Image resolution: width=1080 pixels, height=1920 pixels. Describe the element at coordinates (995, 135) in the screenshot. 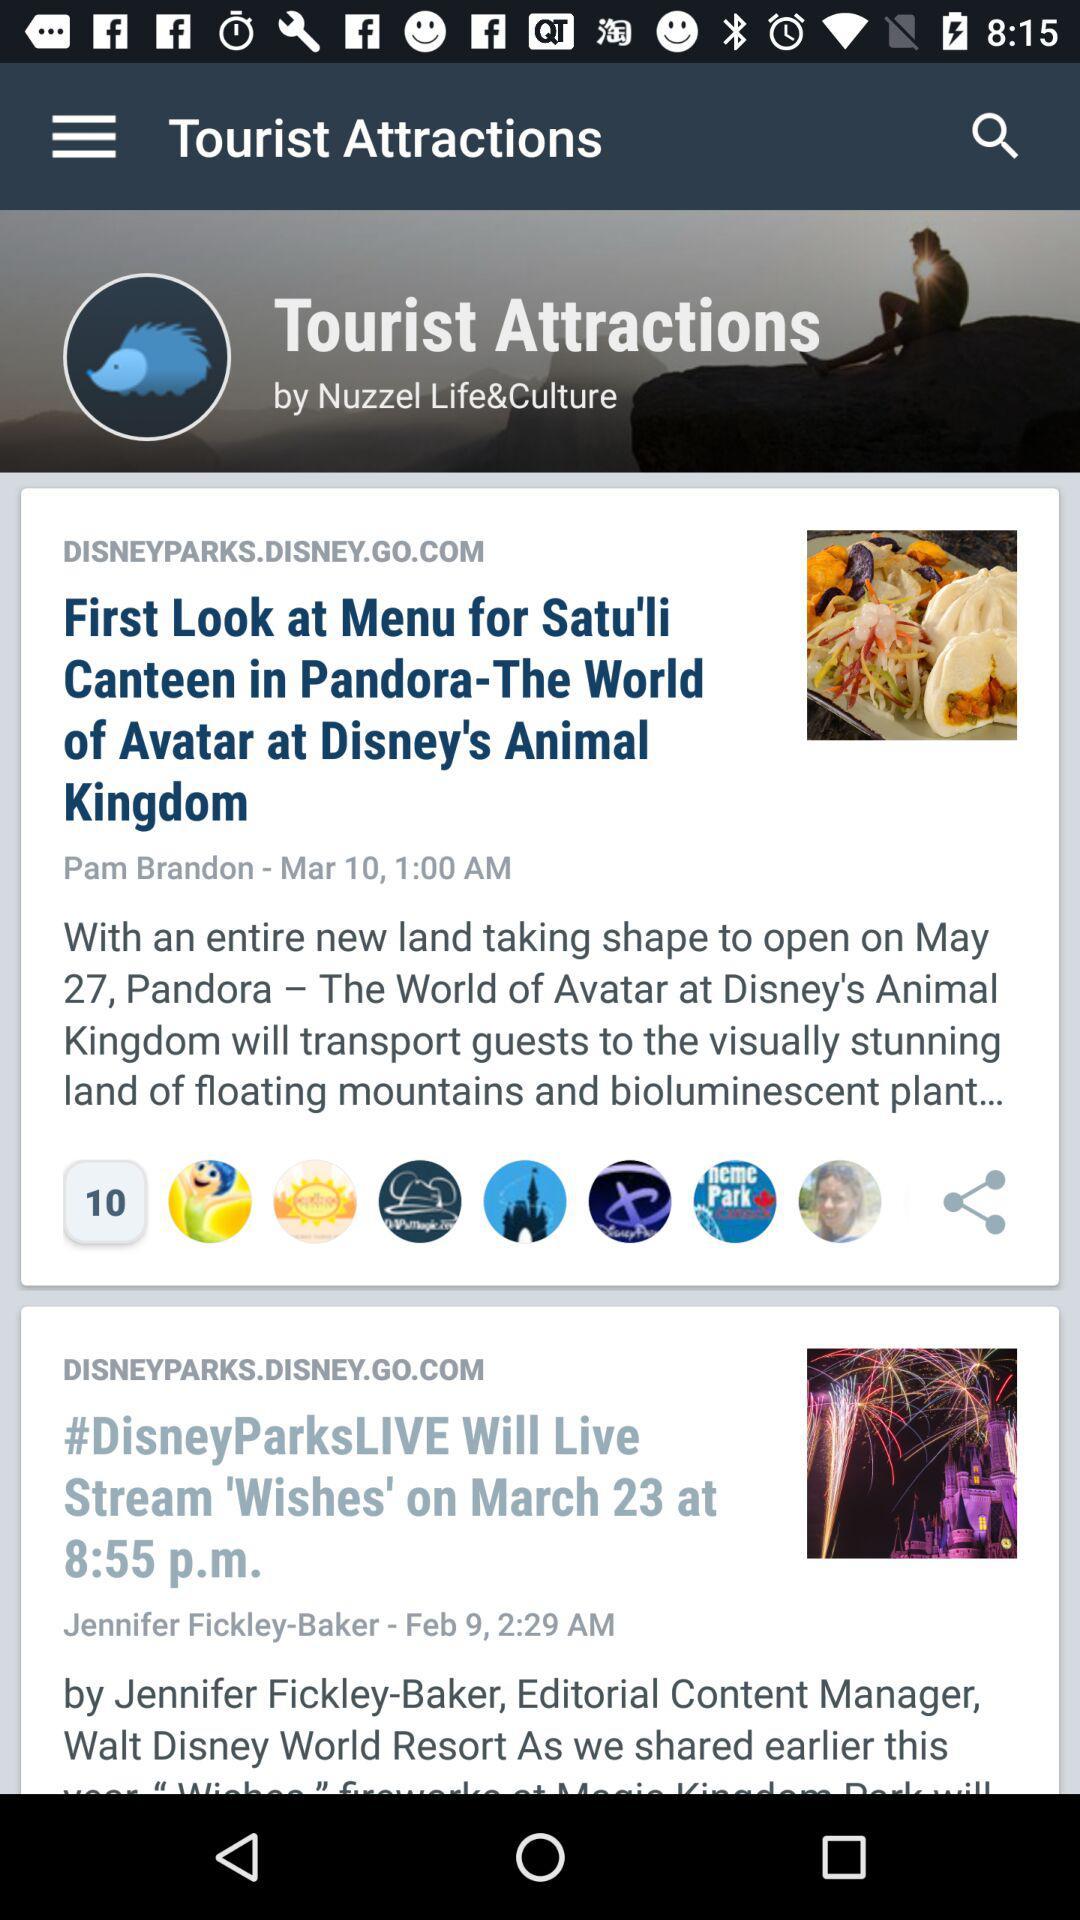

I see `icon to the right of tourist attractions item` at that location.